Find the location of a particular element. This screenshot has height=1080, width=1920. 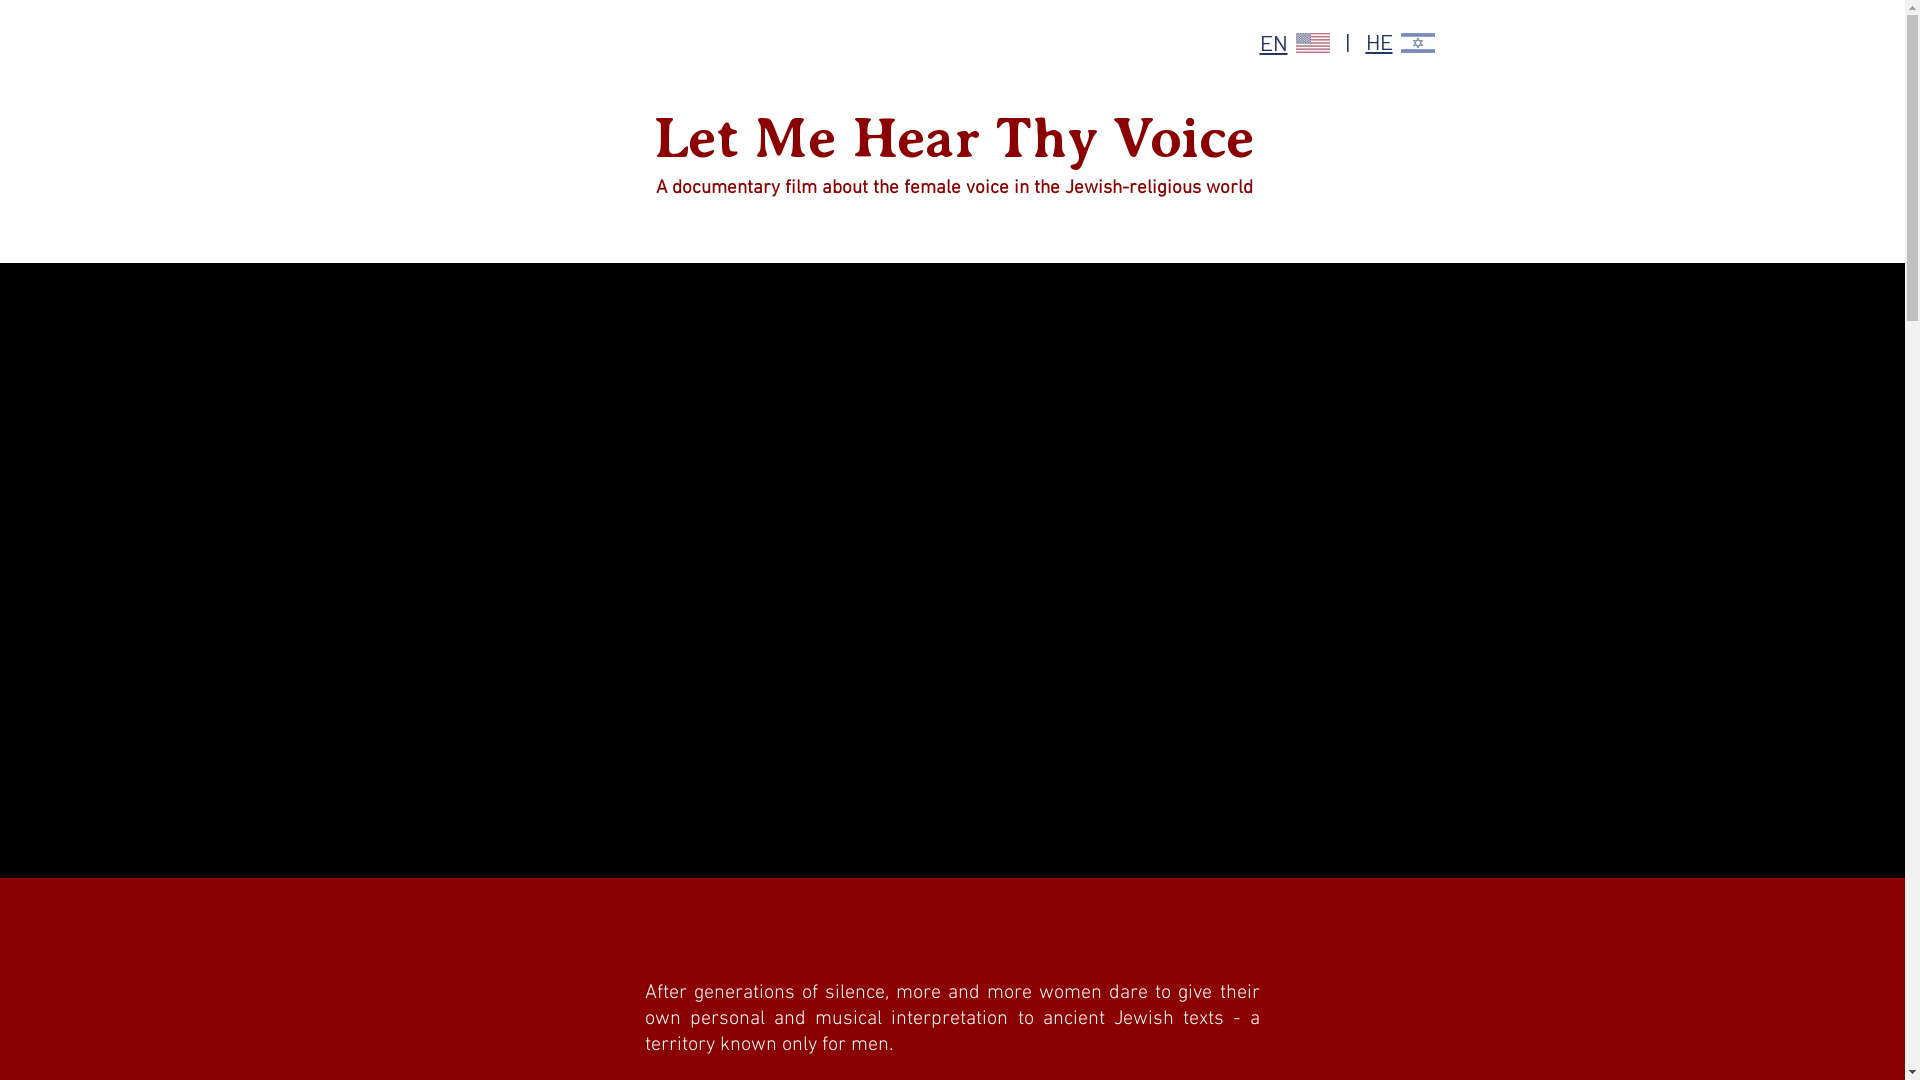

'EN' is located at coordinates (1272, 43).